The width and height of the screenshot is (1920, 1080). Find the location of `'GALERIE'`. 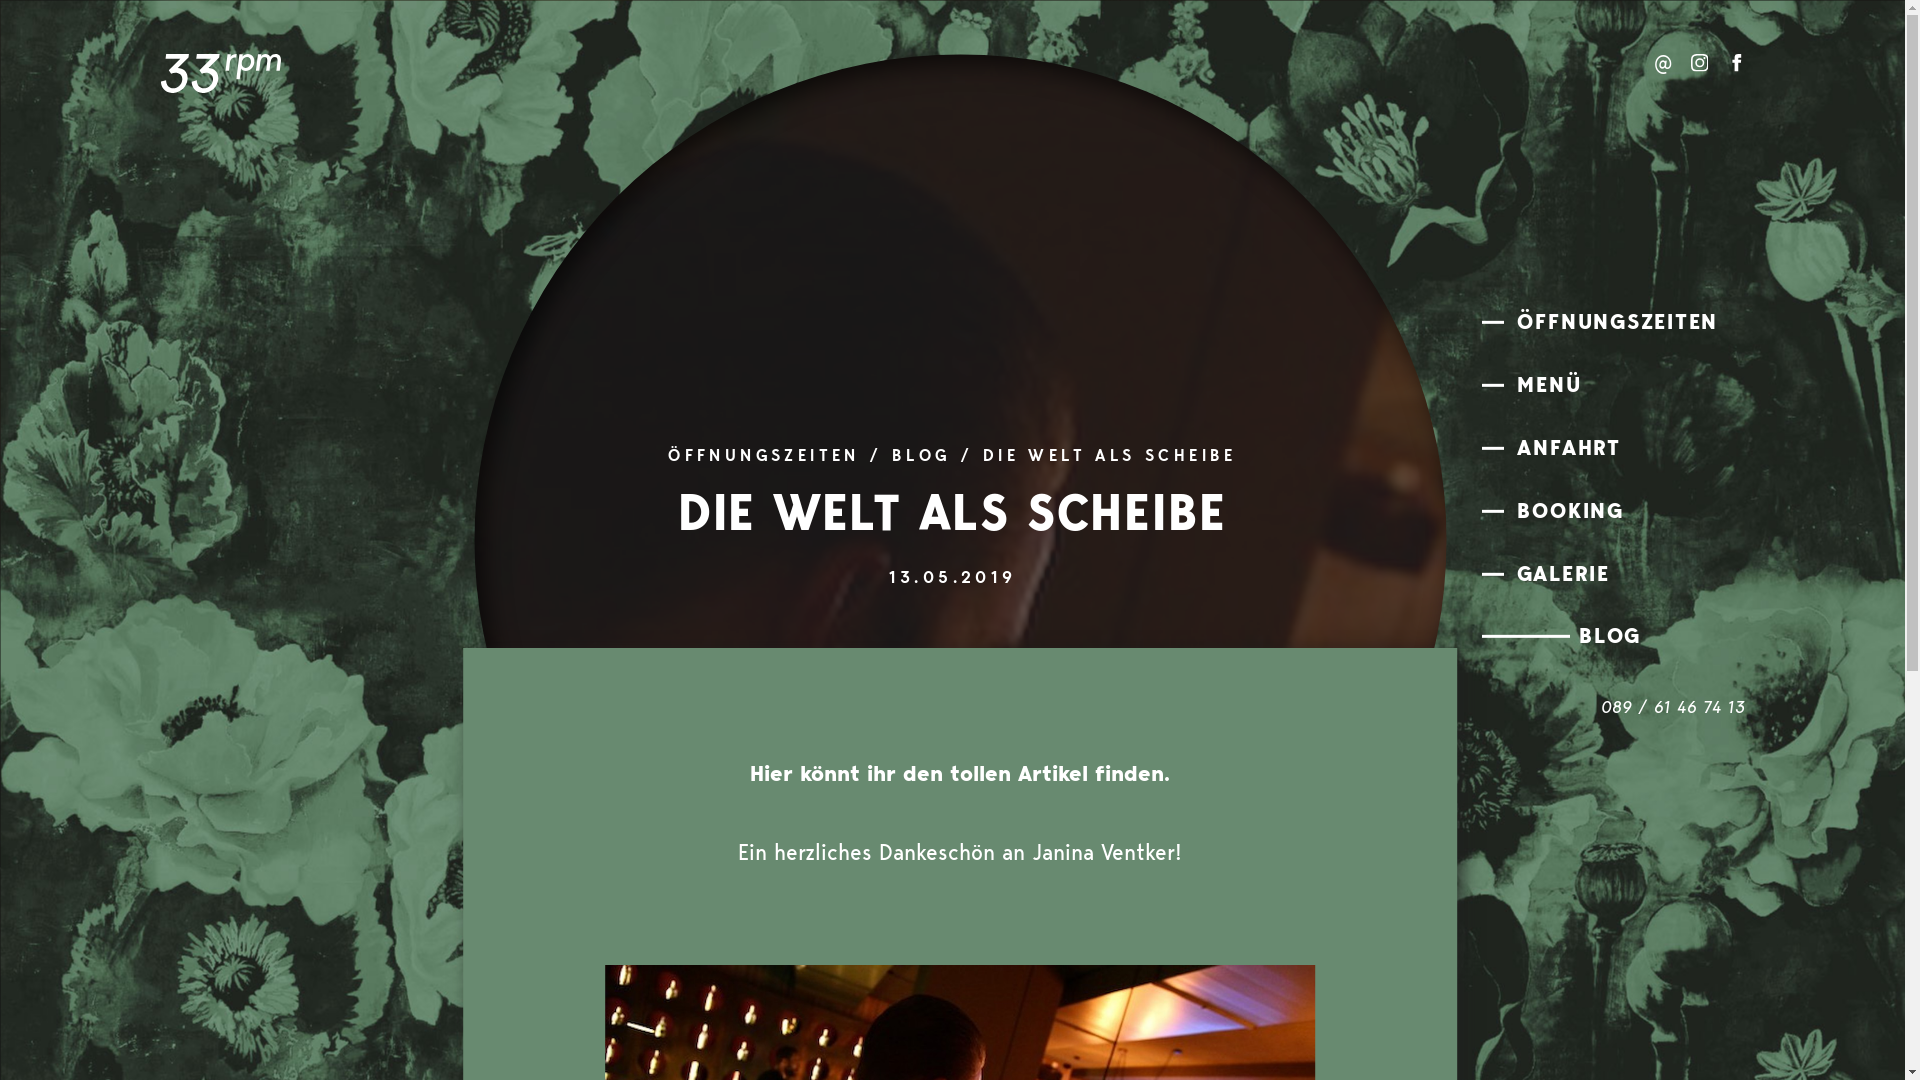

'GALERIE' is located at coordinates (1617, 574).